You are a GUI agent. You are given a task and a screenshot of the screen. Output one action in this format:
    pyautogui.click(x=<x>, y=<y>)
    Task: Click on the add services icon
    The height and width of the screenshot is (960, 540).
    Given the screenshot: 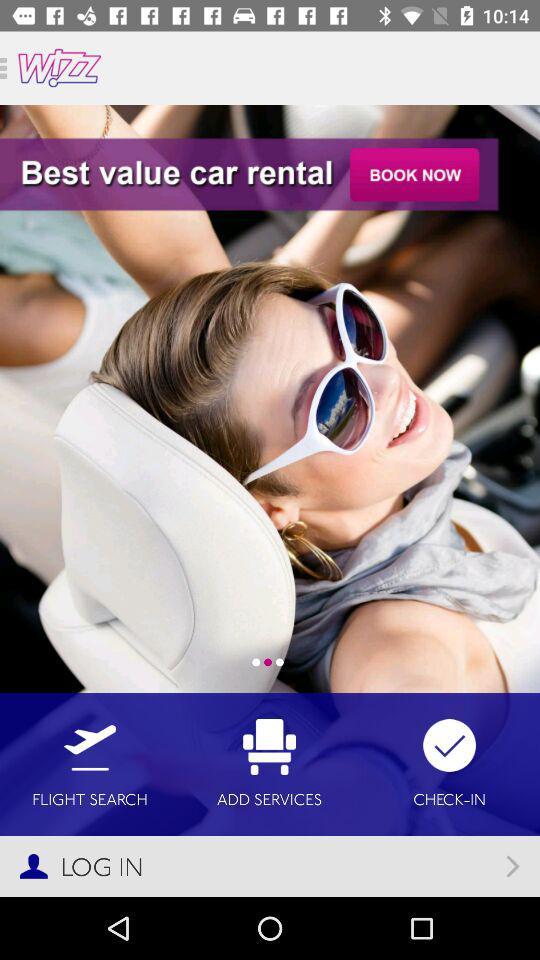 What is the action you would take?
    pyautogui.click(x=269, y=763)
    